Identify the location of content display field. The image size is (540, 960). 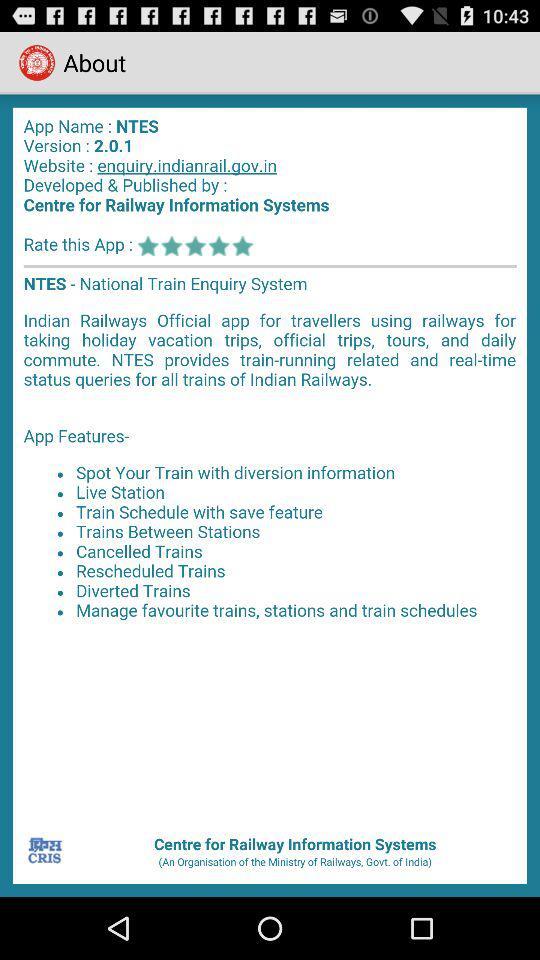
(270, 462).